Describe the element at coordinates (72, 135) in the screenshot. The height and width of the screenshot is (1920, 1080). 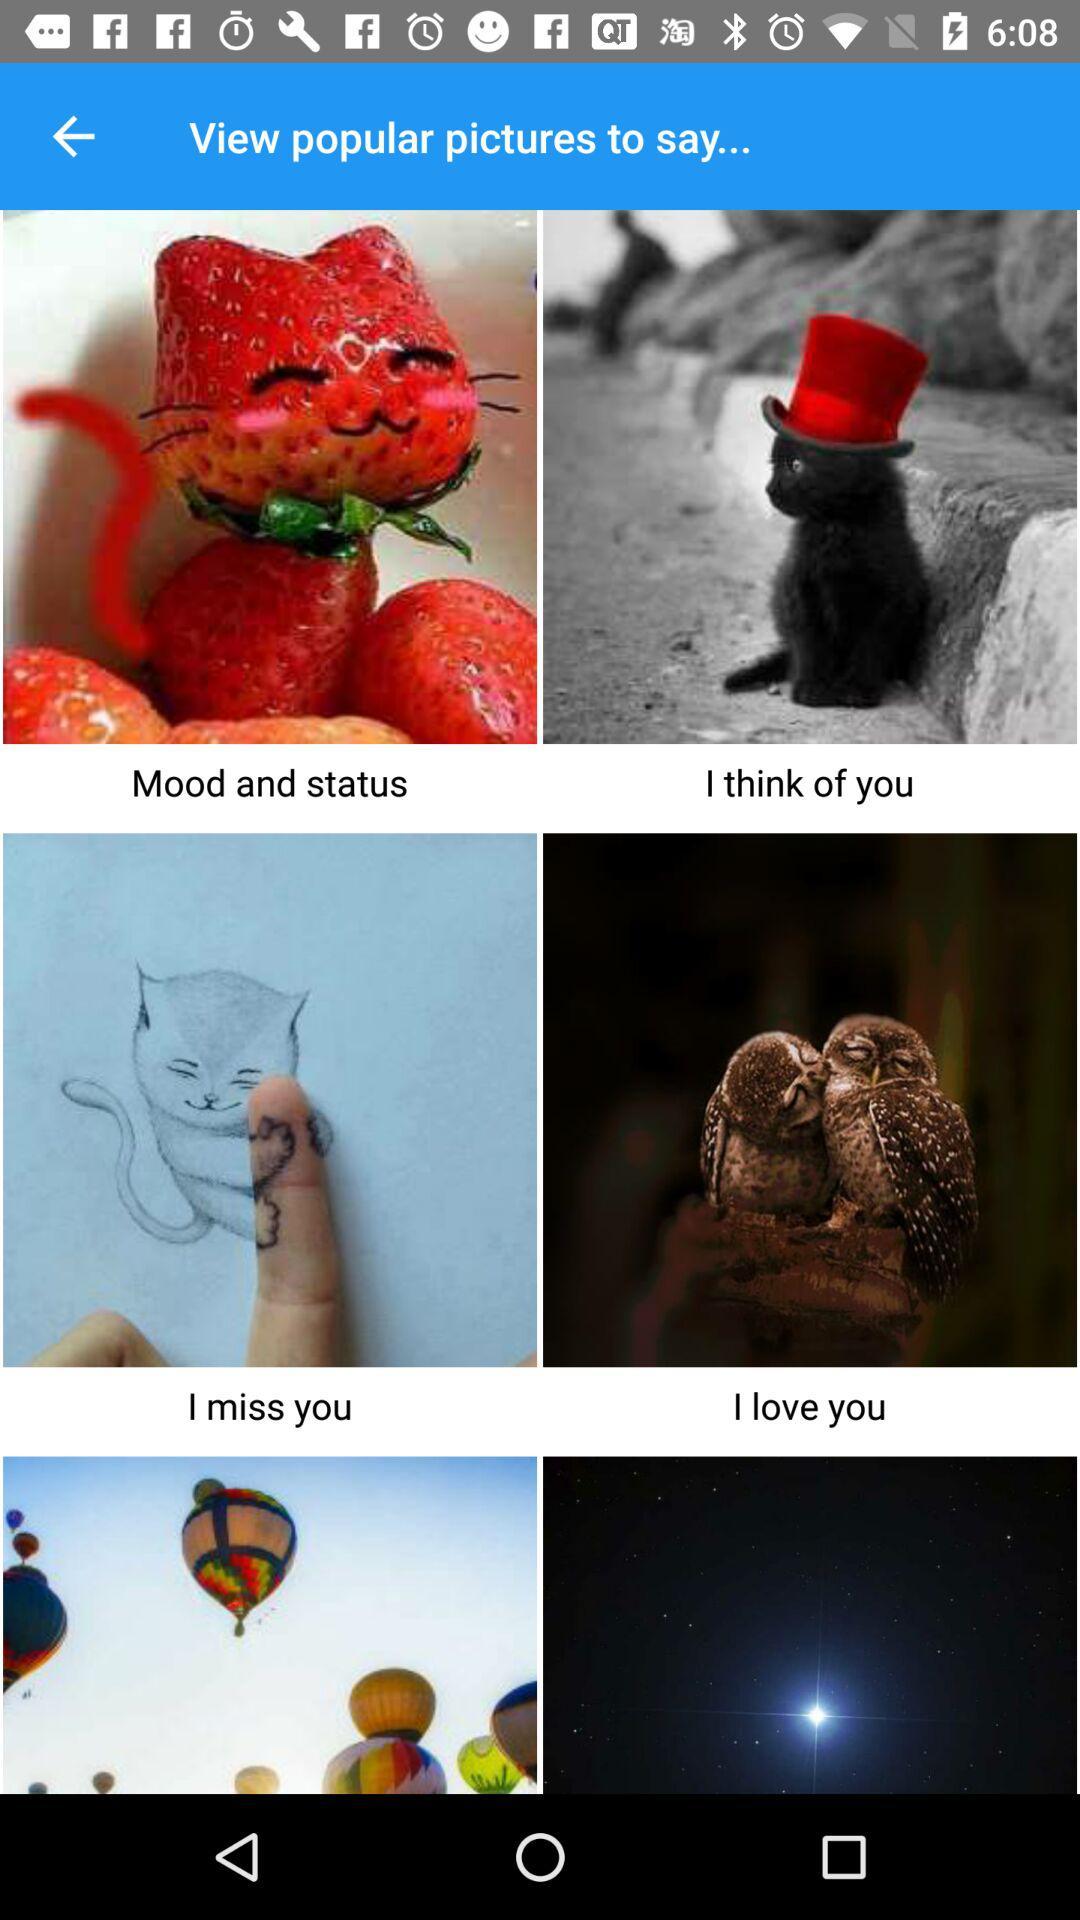
I see `item next to view popular pictures icon` at that location.